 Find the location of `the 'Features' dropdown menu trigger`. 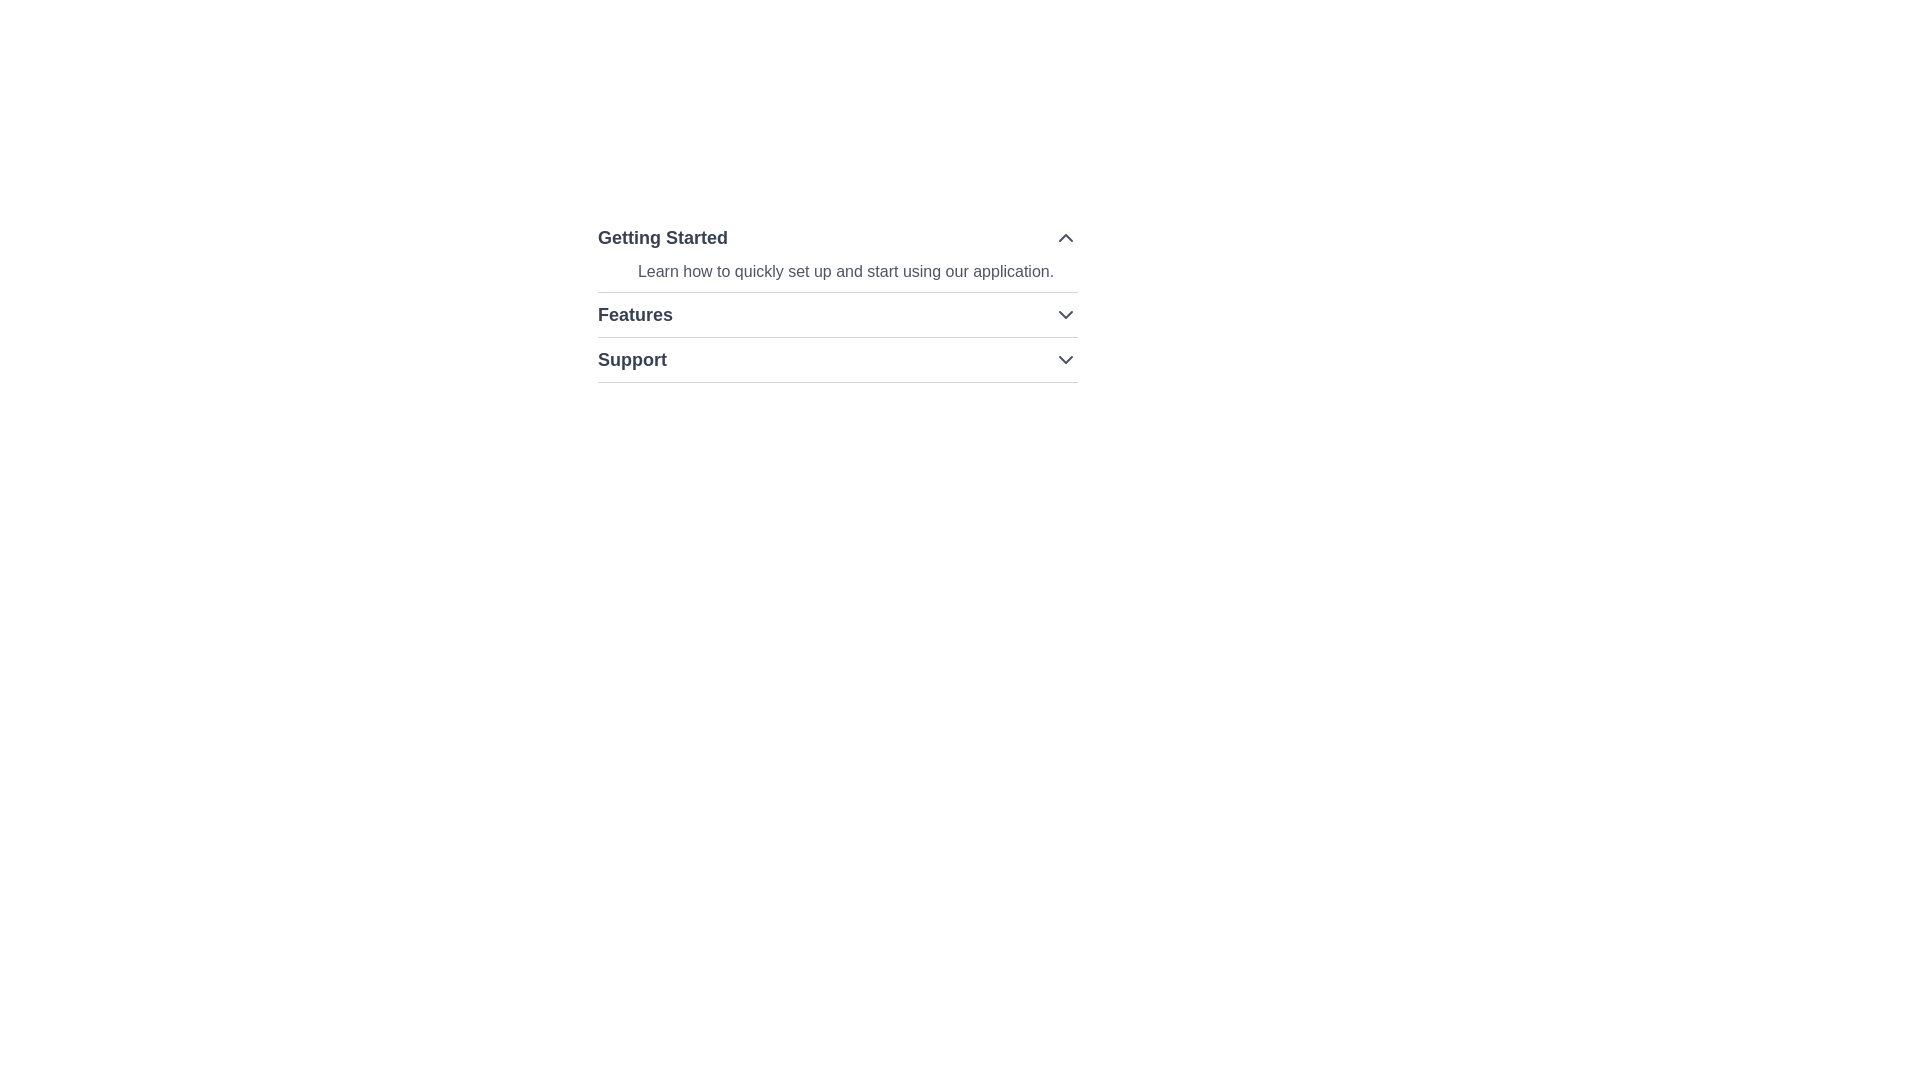

the 'Features' dropdown menu trigger is located at coordinates (838, 315).